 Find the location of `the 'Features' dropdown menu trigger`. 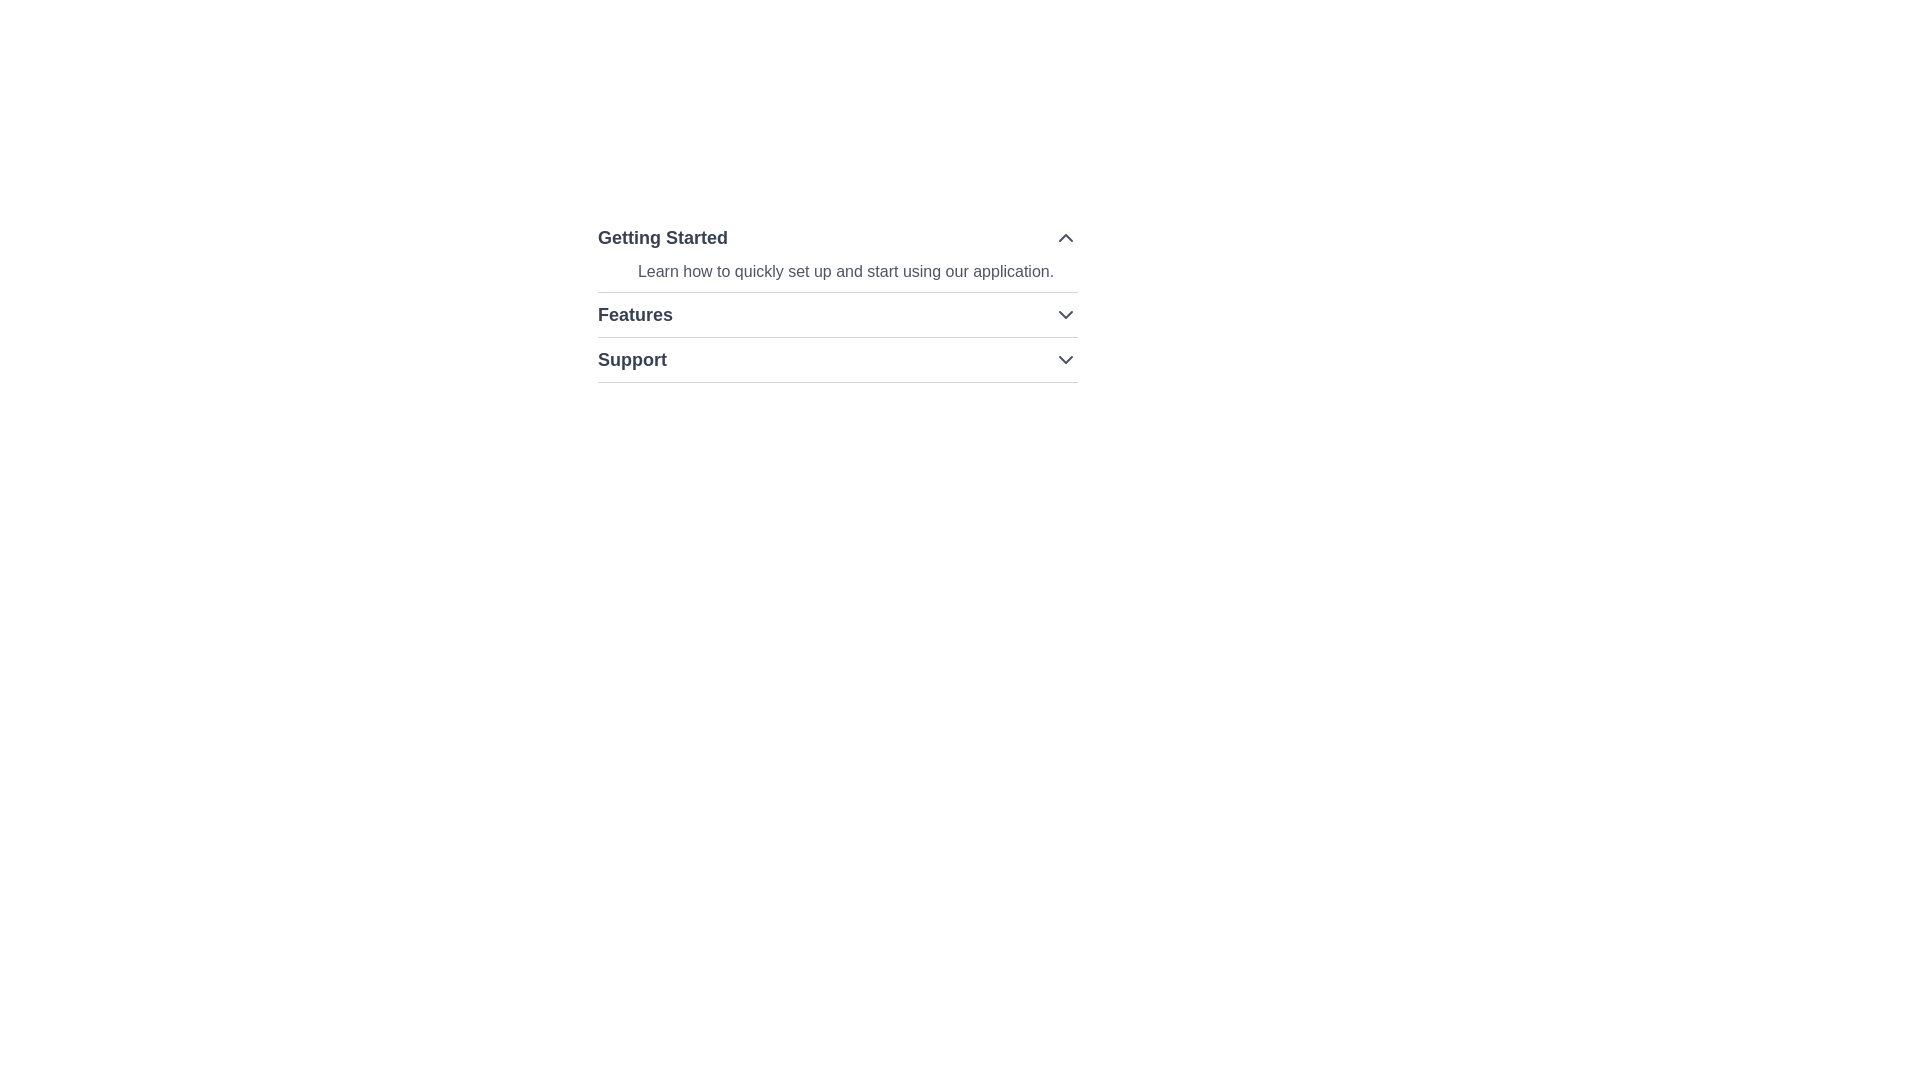

the 'Features' dropdown menu trigger is located at coordinates (838, 315).